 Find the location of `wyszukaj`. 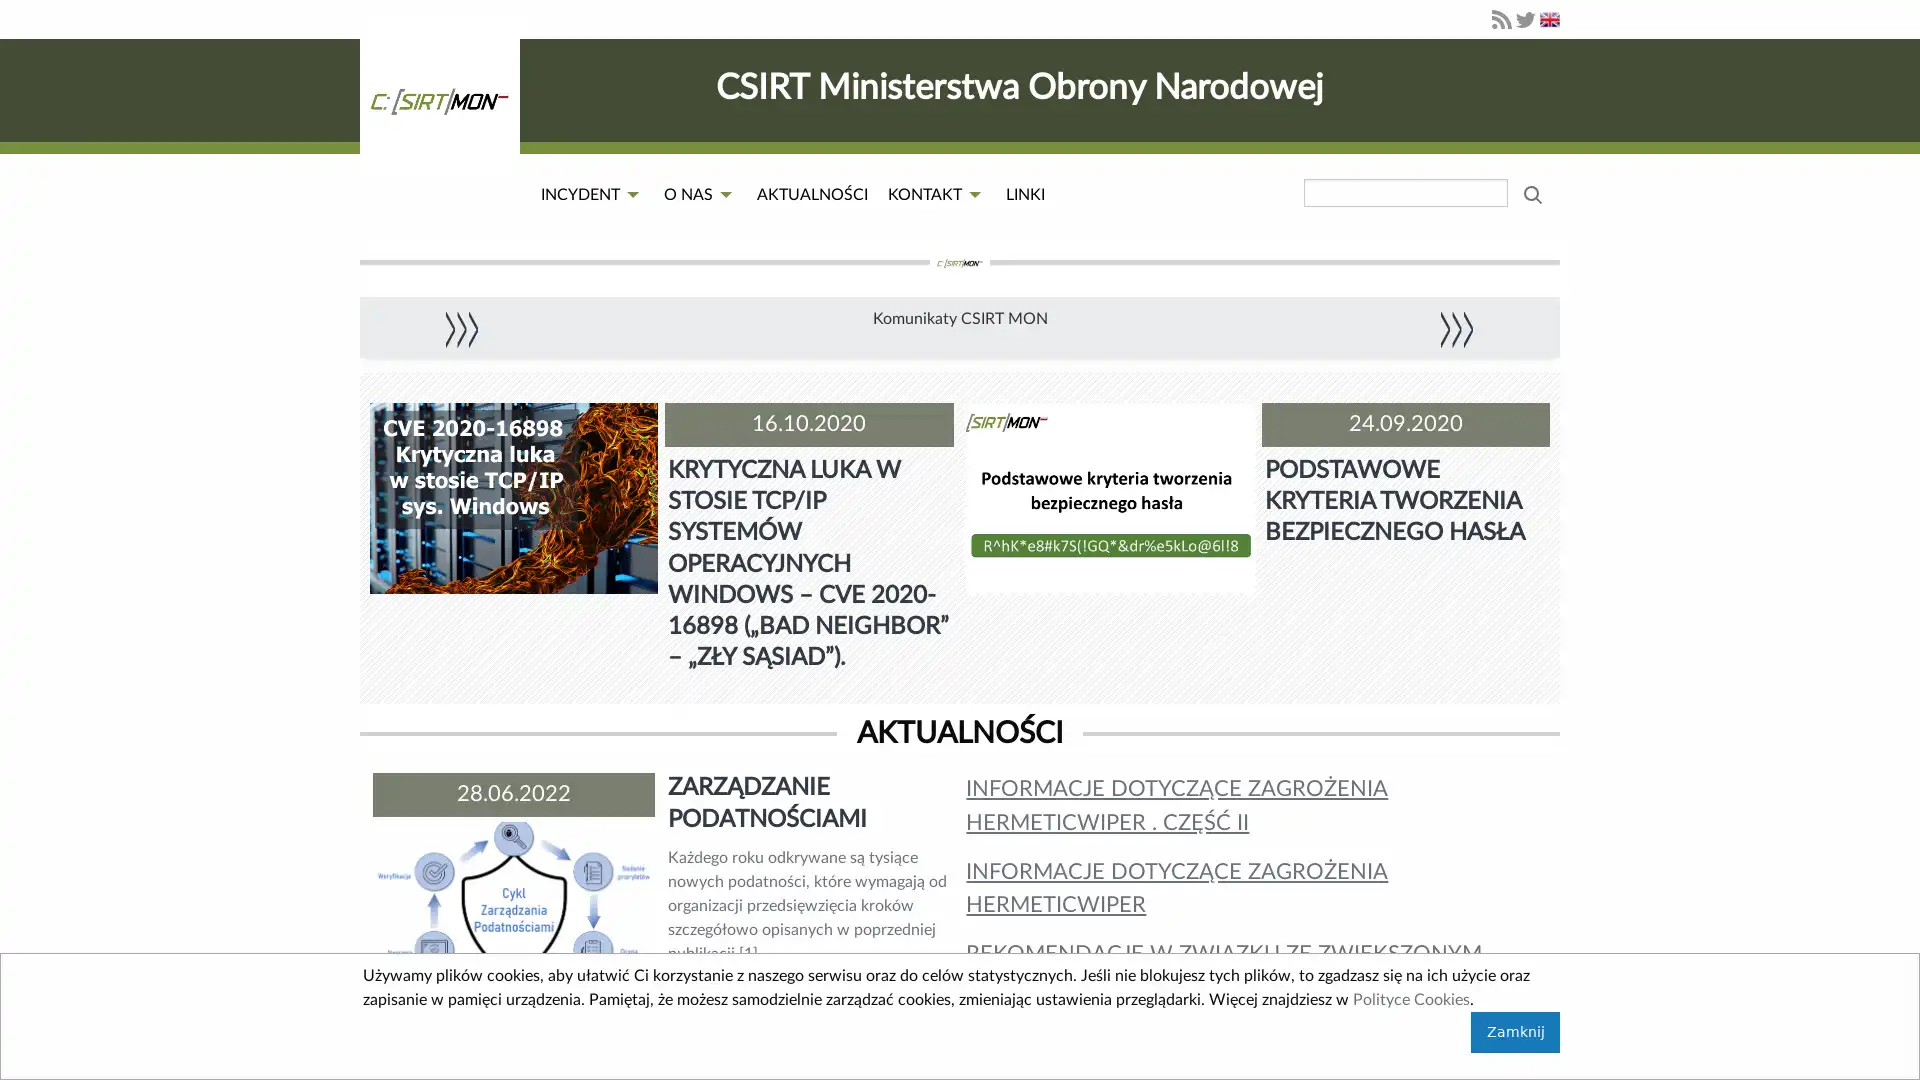

wyszukaj is located at coordinates (1530, 193).